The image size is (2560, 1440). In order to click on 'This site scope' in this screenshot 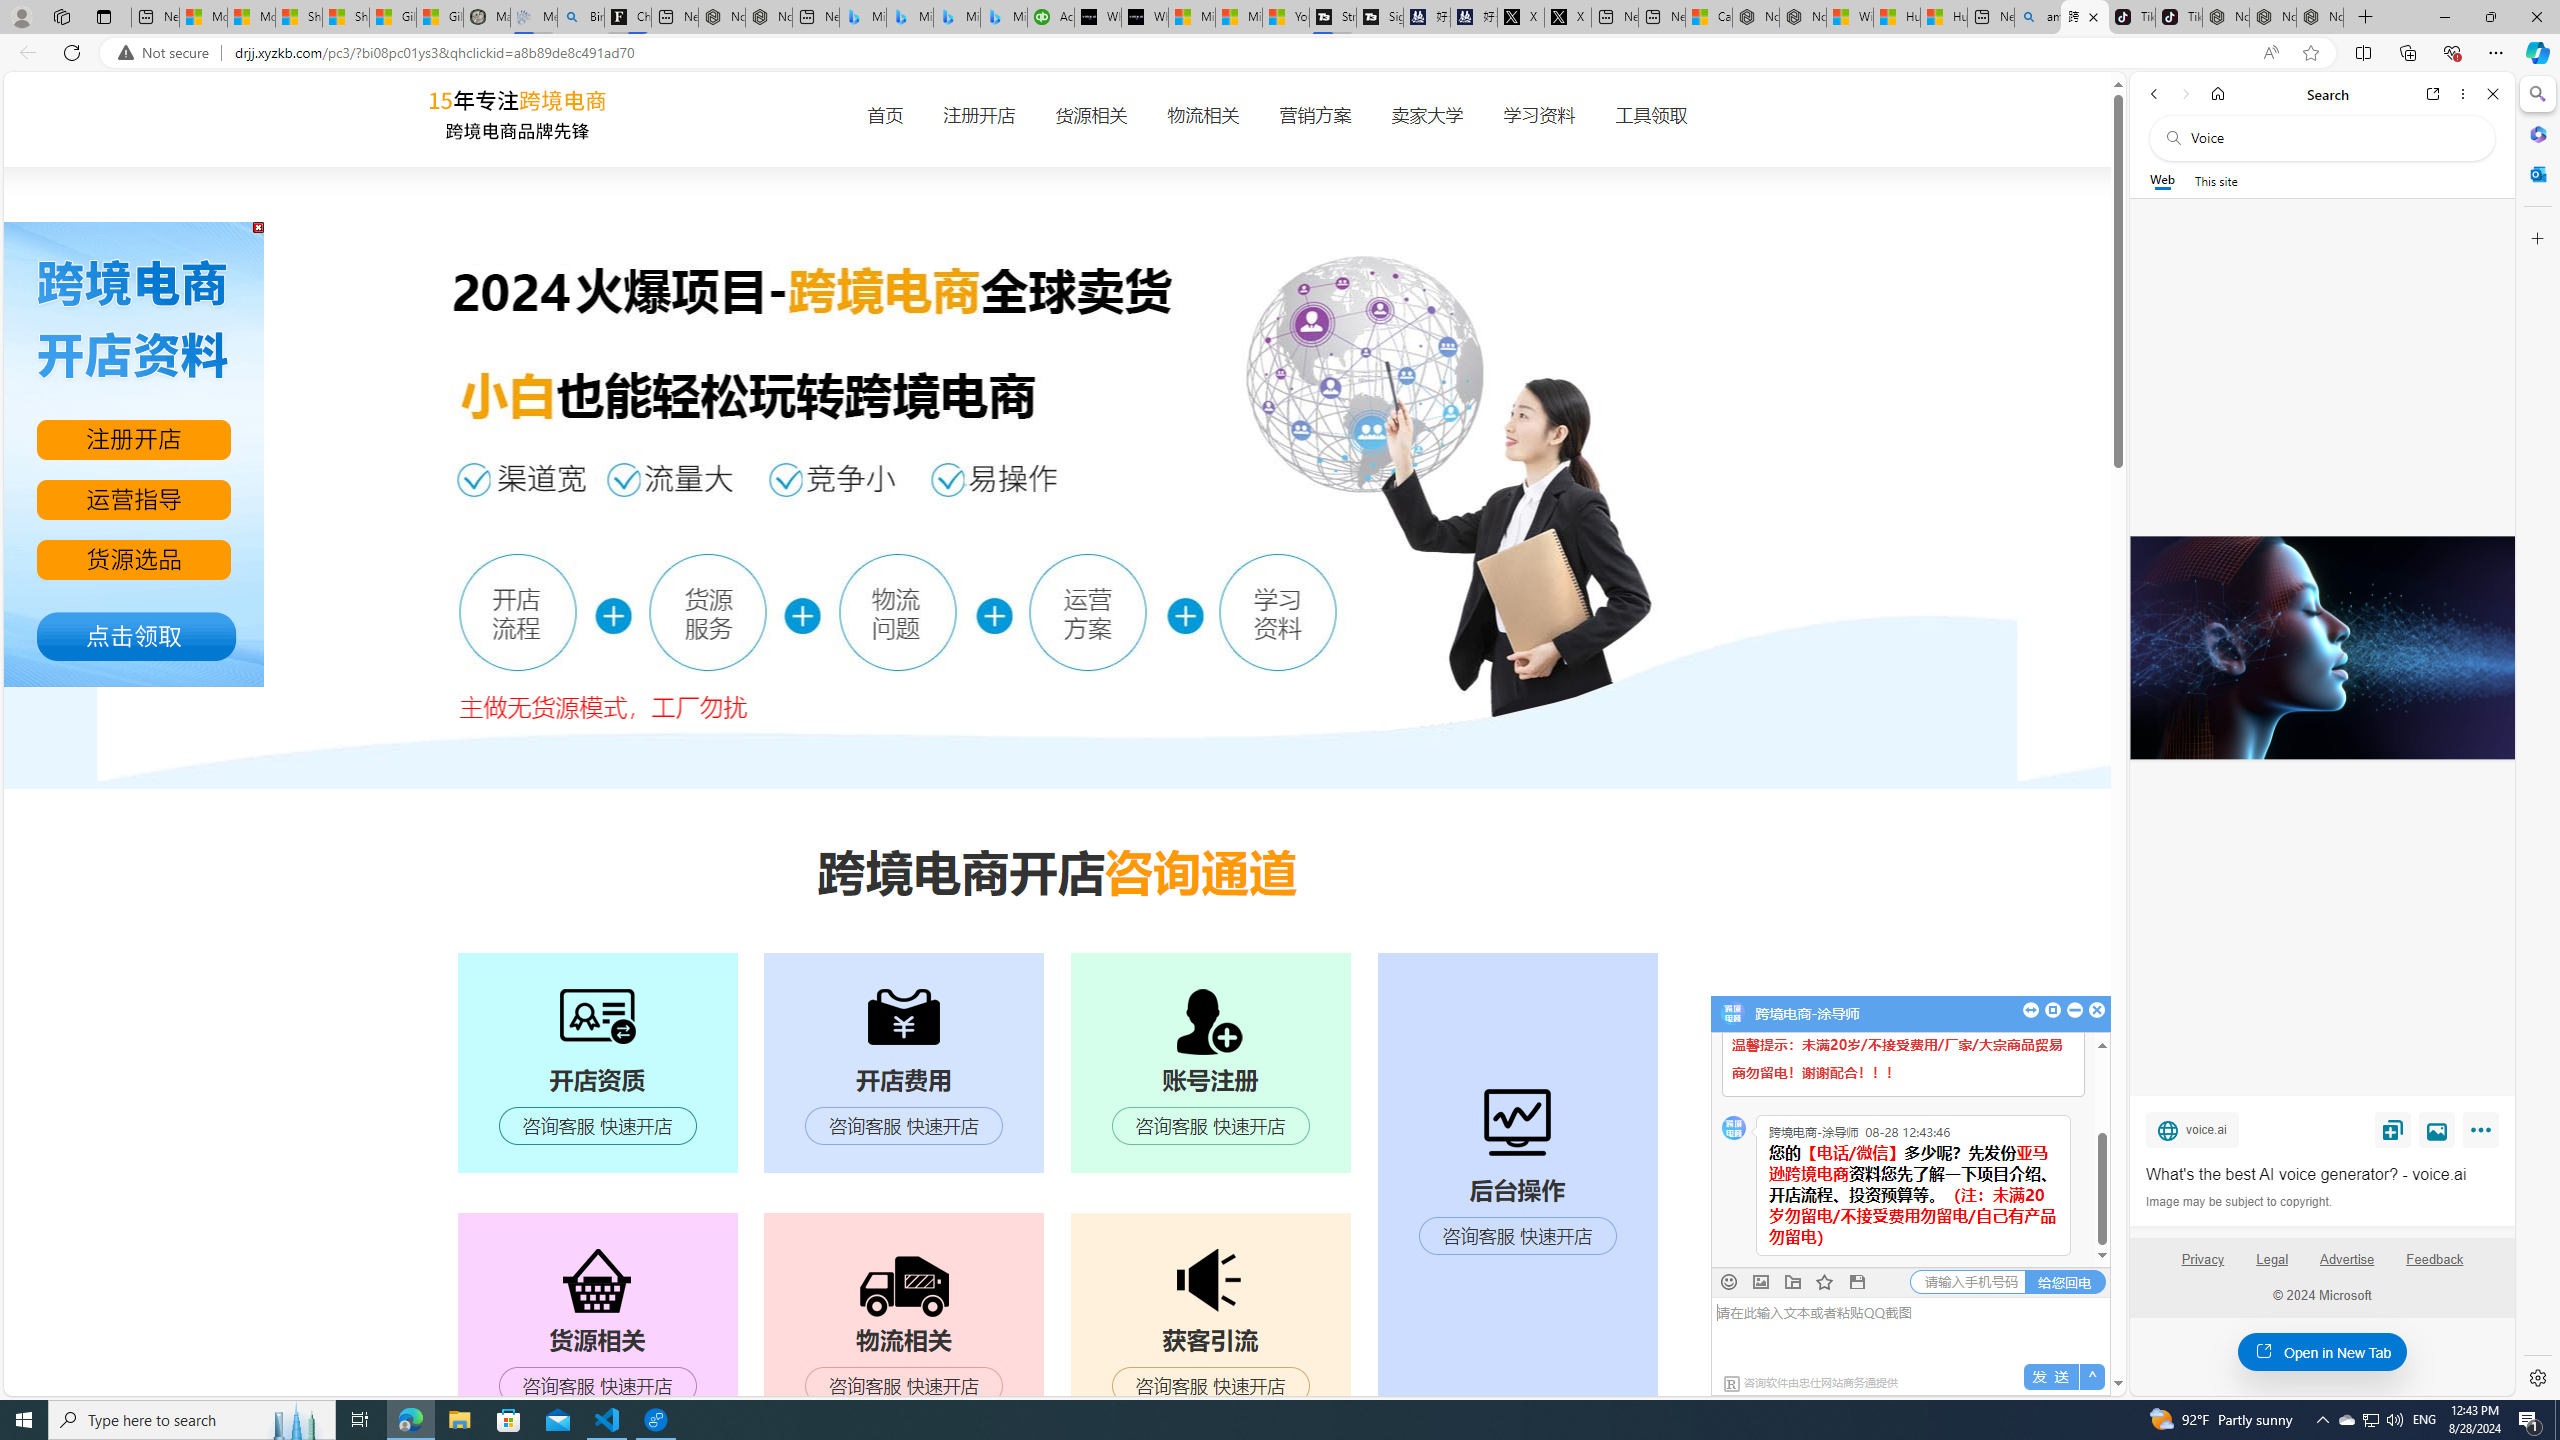, I will do `click(2214, 180)`.